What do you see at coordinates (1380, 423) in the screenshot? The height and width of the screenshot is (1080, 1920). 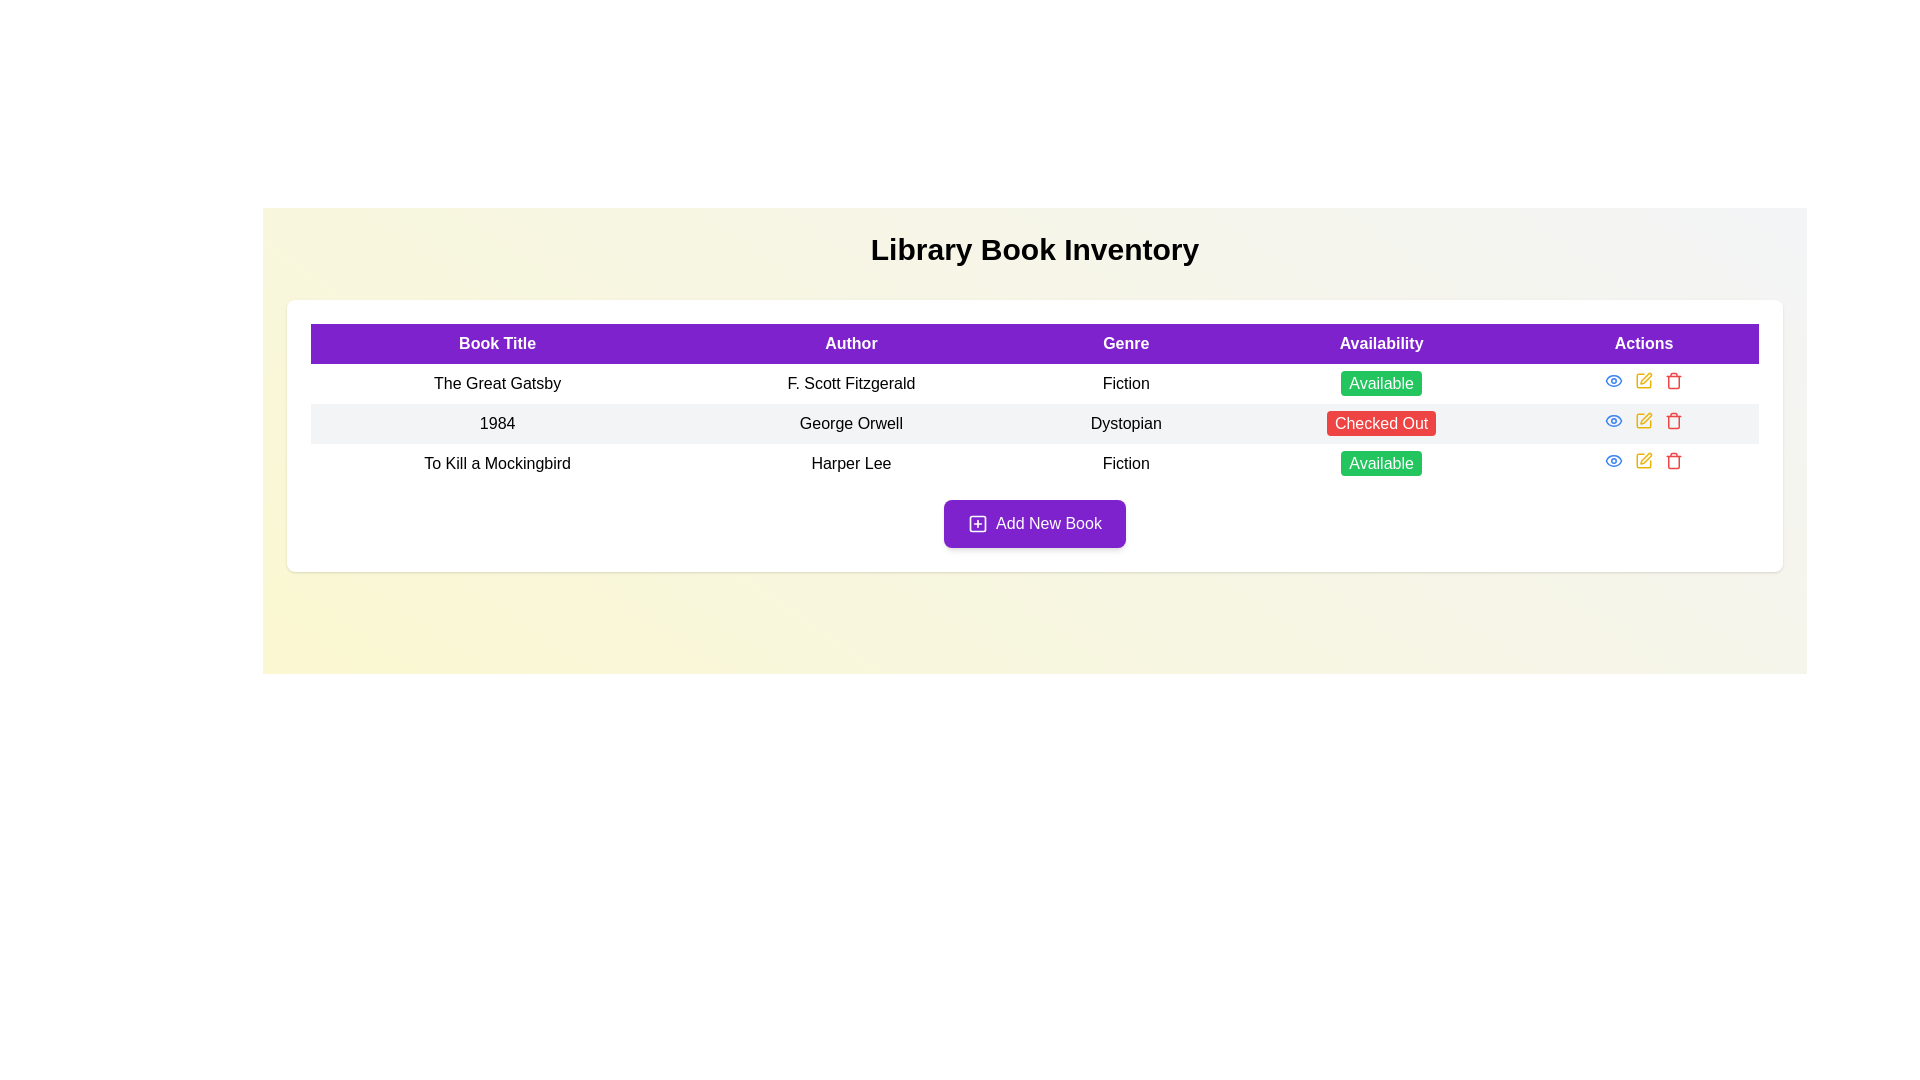 I see `the red button labeled 'Checked Out' in the availability column for the book '1984' by George Orwell` at bounding box center [1380, 423].